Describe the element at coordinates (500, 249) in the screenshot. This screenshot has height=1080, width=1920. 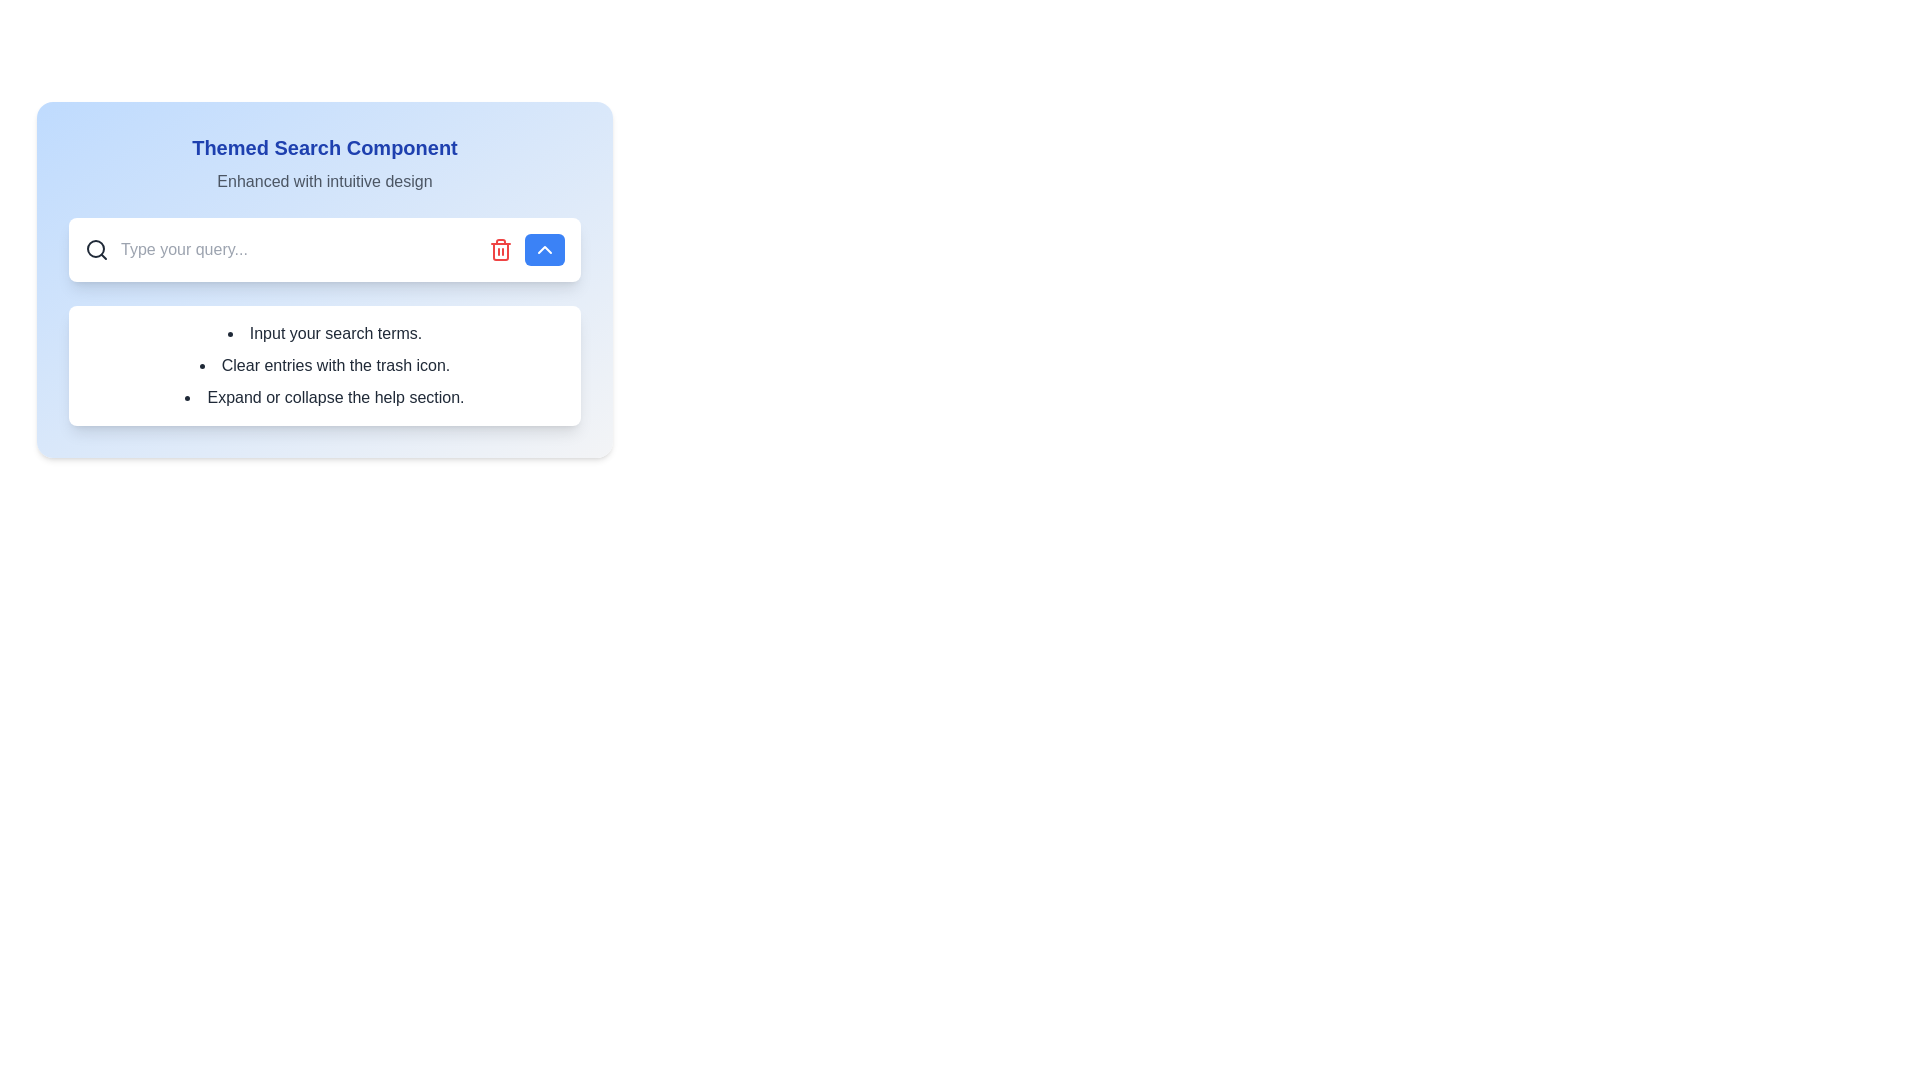
I see `the clear button located on the right side of the horizontal white search bar, which is positioned between the text input box and a blue button with an upward arrow` at that location.